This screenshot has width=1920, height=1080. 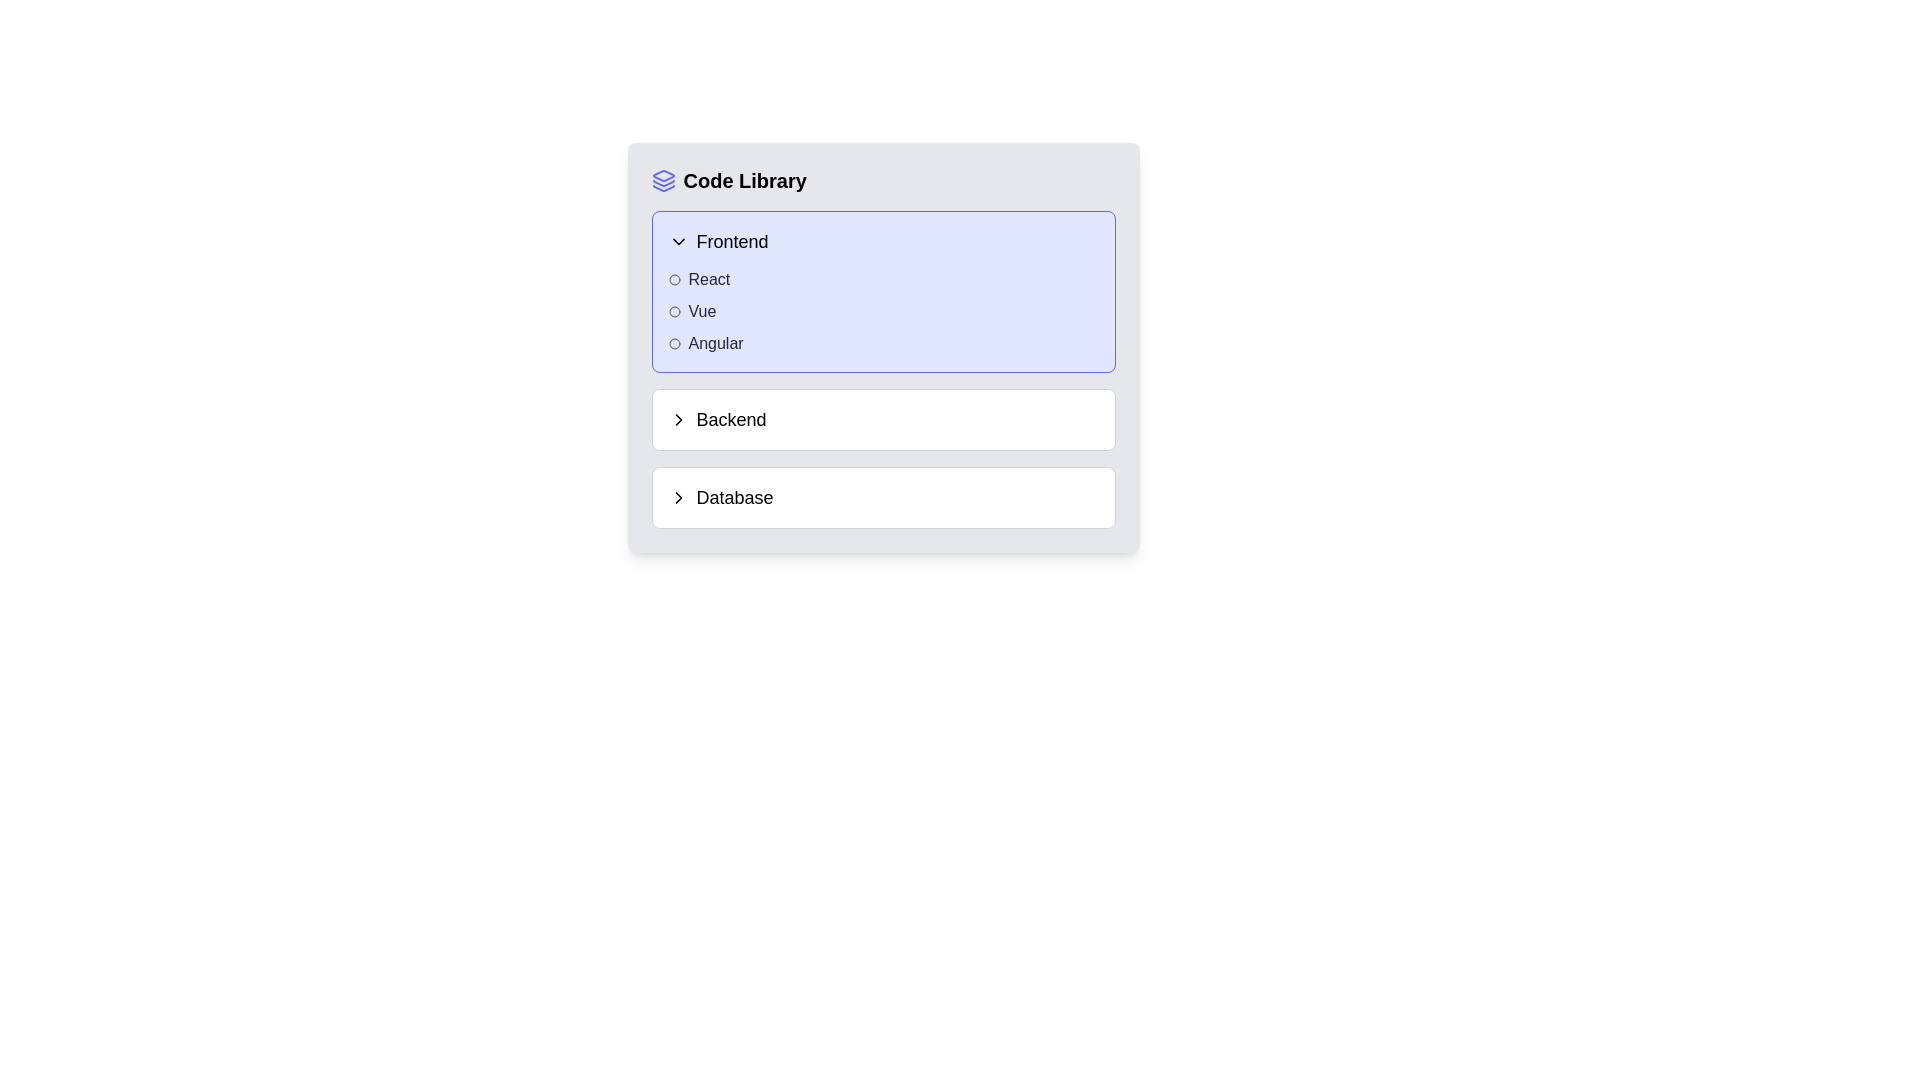 What do you see at coordinates (674, 312) in the screenshot?
I see `the Decorative icon (SVG circle) located in the 'Frontend' dropdown menu of the 'Code Library' section, next to the text 'Vue'` at bounding box center [674, 312].